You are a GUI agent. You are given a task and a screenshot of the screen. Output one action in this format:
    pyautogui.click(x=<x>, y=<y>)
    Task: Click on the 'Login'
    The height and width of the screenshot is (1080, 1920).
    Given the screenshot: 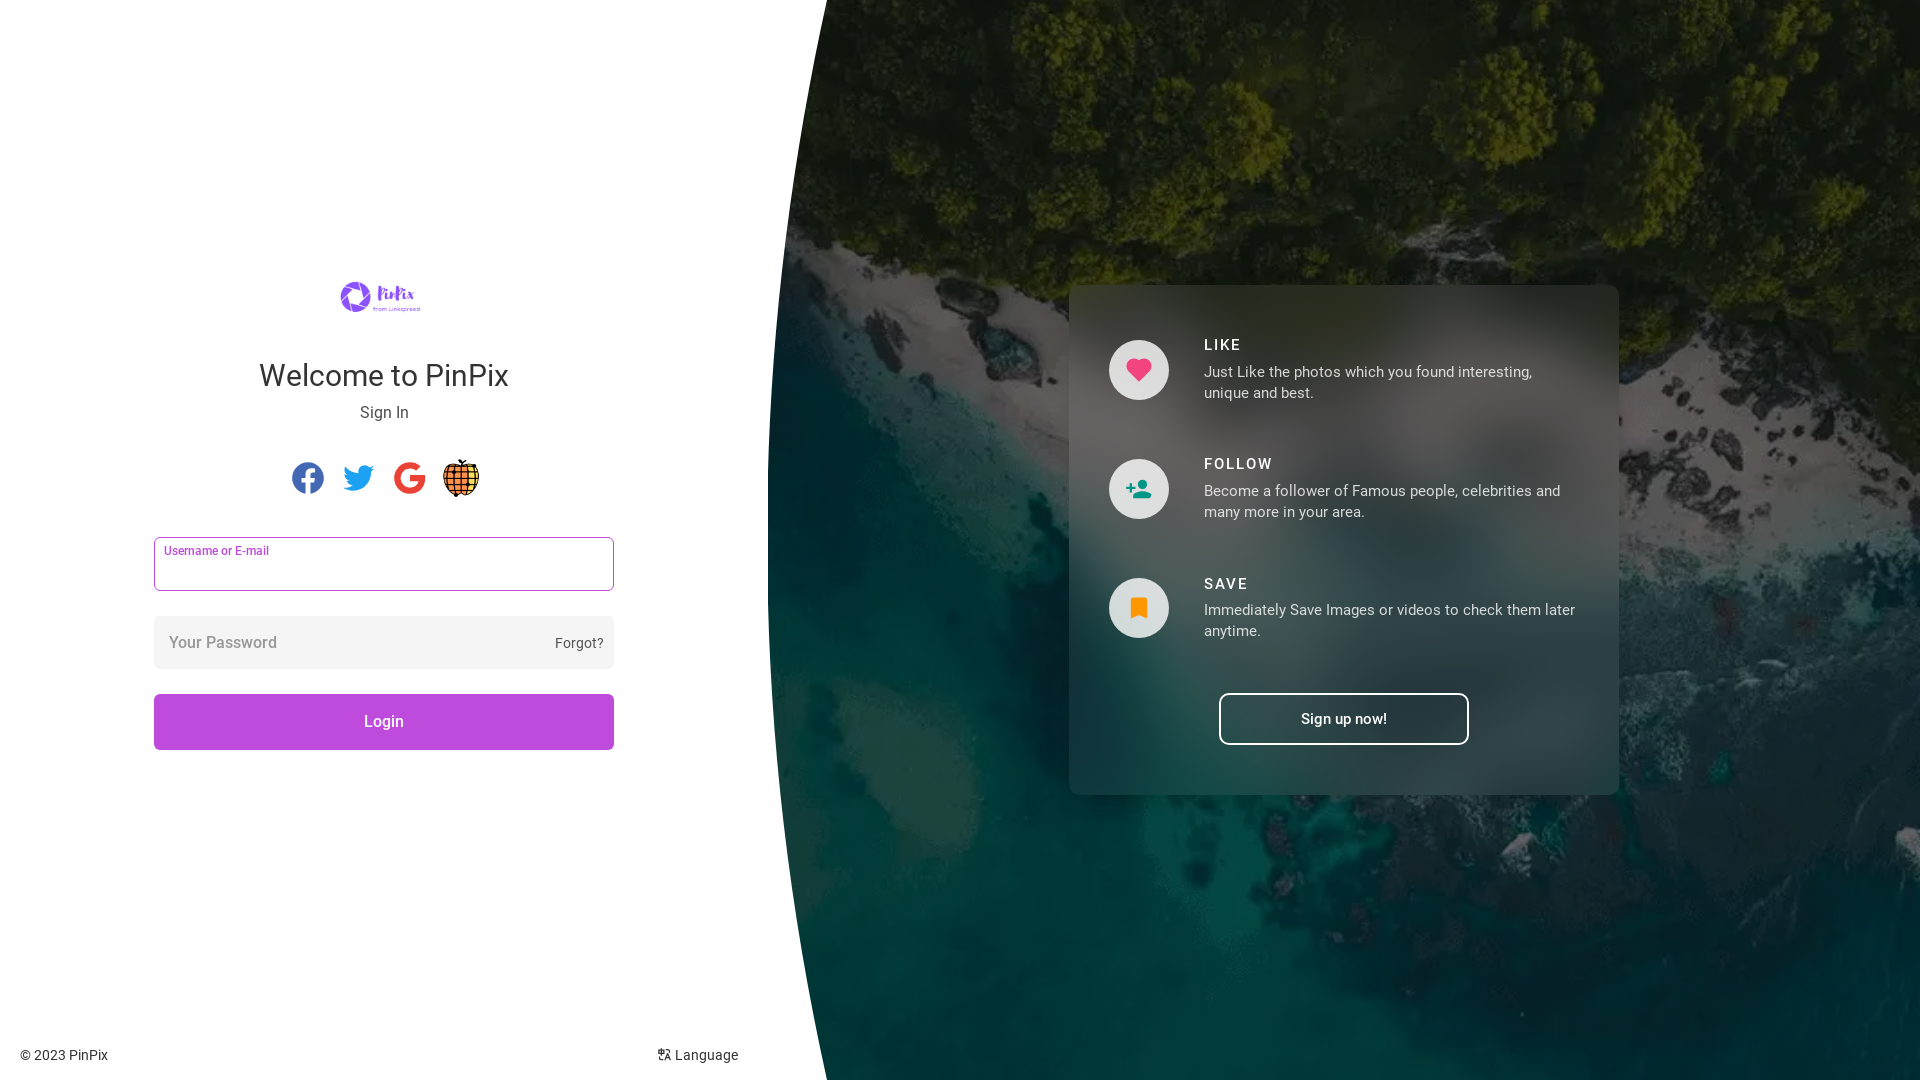 What is the action you would take?
    pyautogui.click(x=384, y=721)
    